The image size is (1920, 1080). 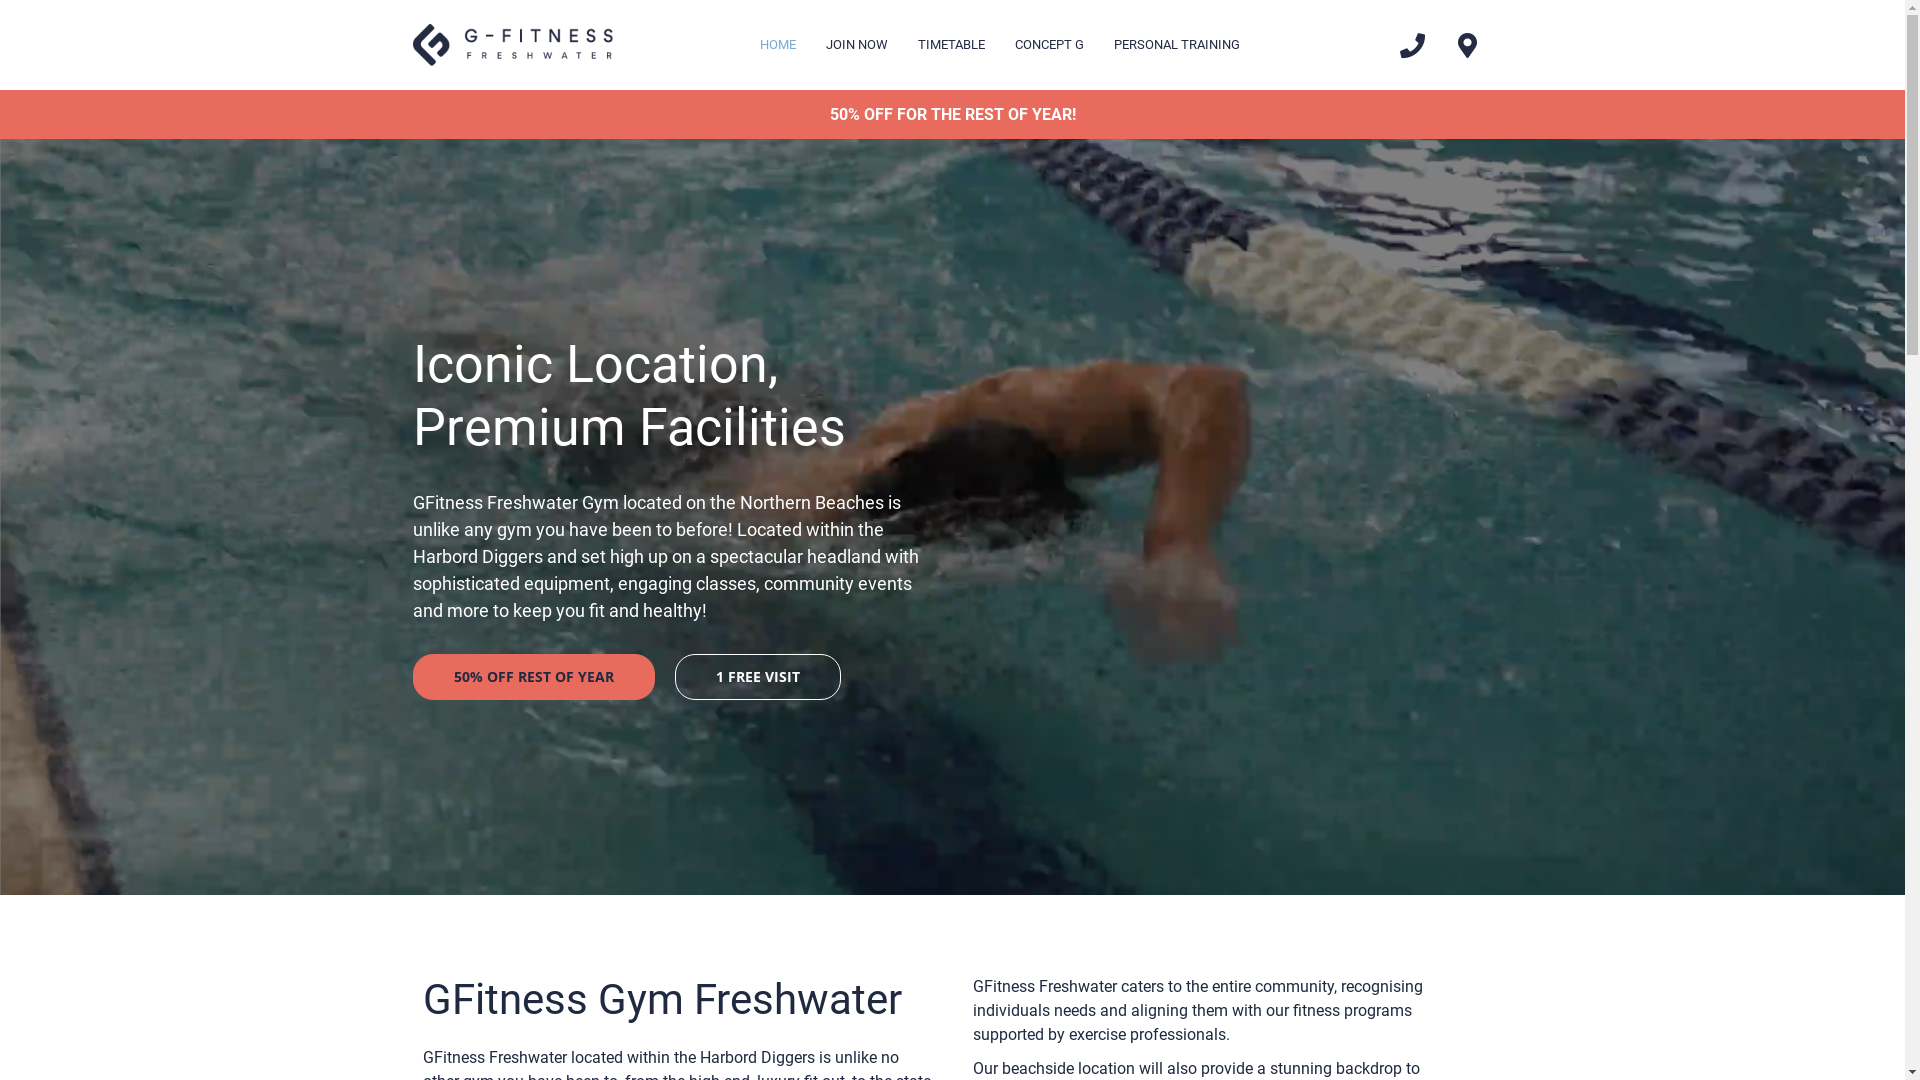 What do you see at coordinates (532, 676) in the screenshot?
I see `'50% OFF REST OF YEAR'` at bounding box center [532, 676].